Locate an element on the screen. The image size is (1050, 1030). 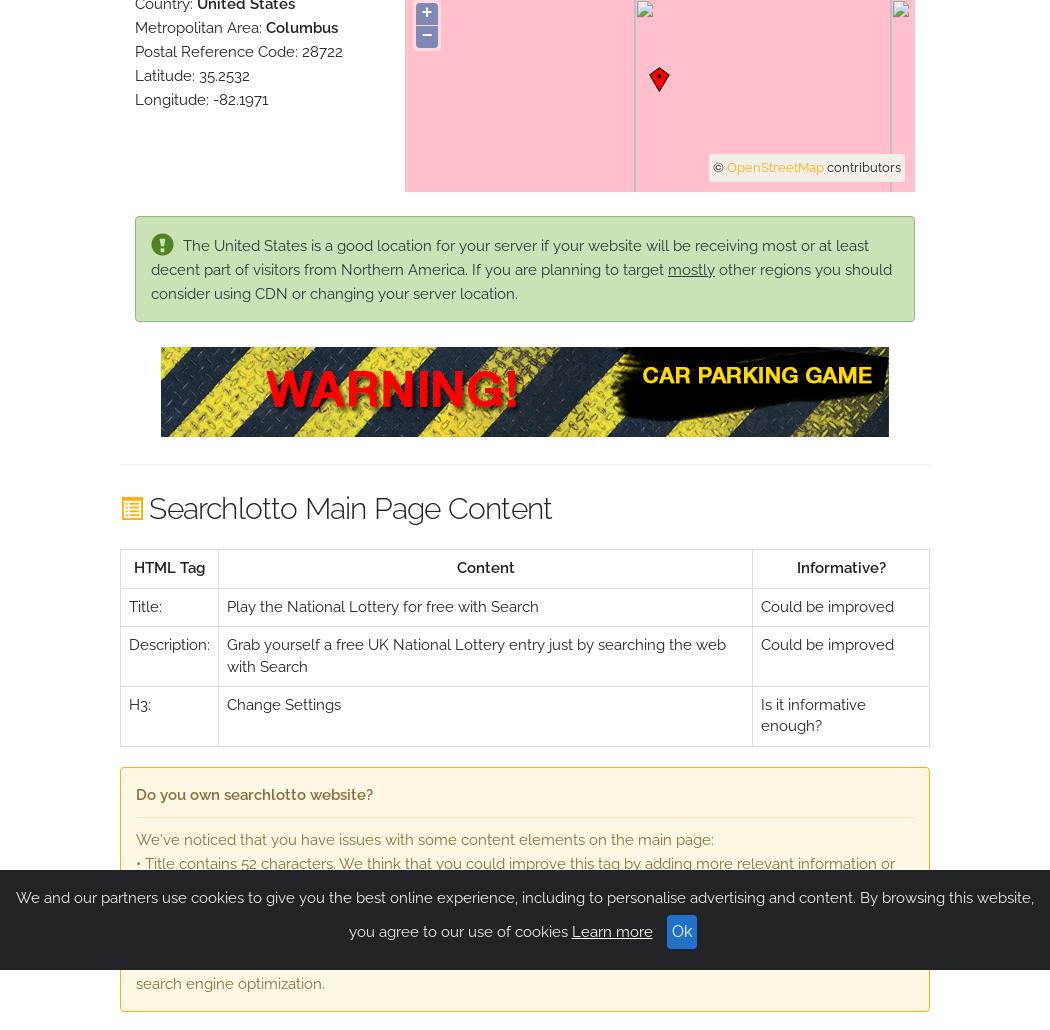
'• Description tag could contain more content. We detected that this tag contains 90 characters and this is a small volume for a description.' is located at coordinates (523, 922).